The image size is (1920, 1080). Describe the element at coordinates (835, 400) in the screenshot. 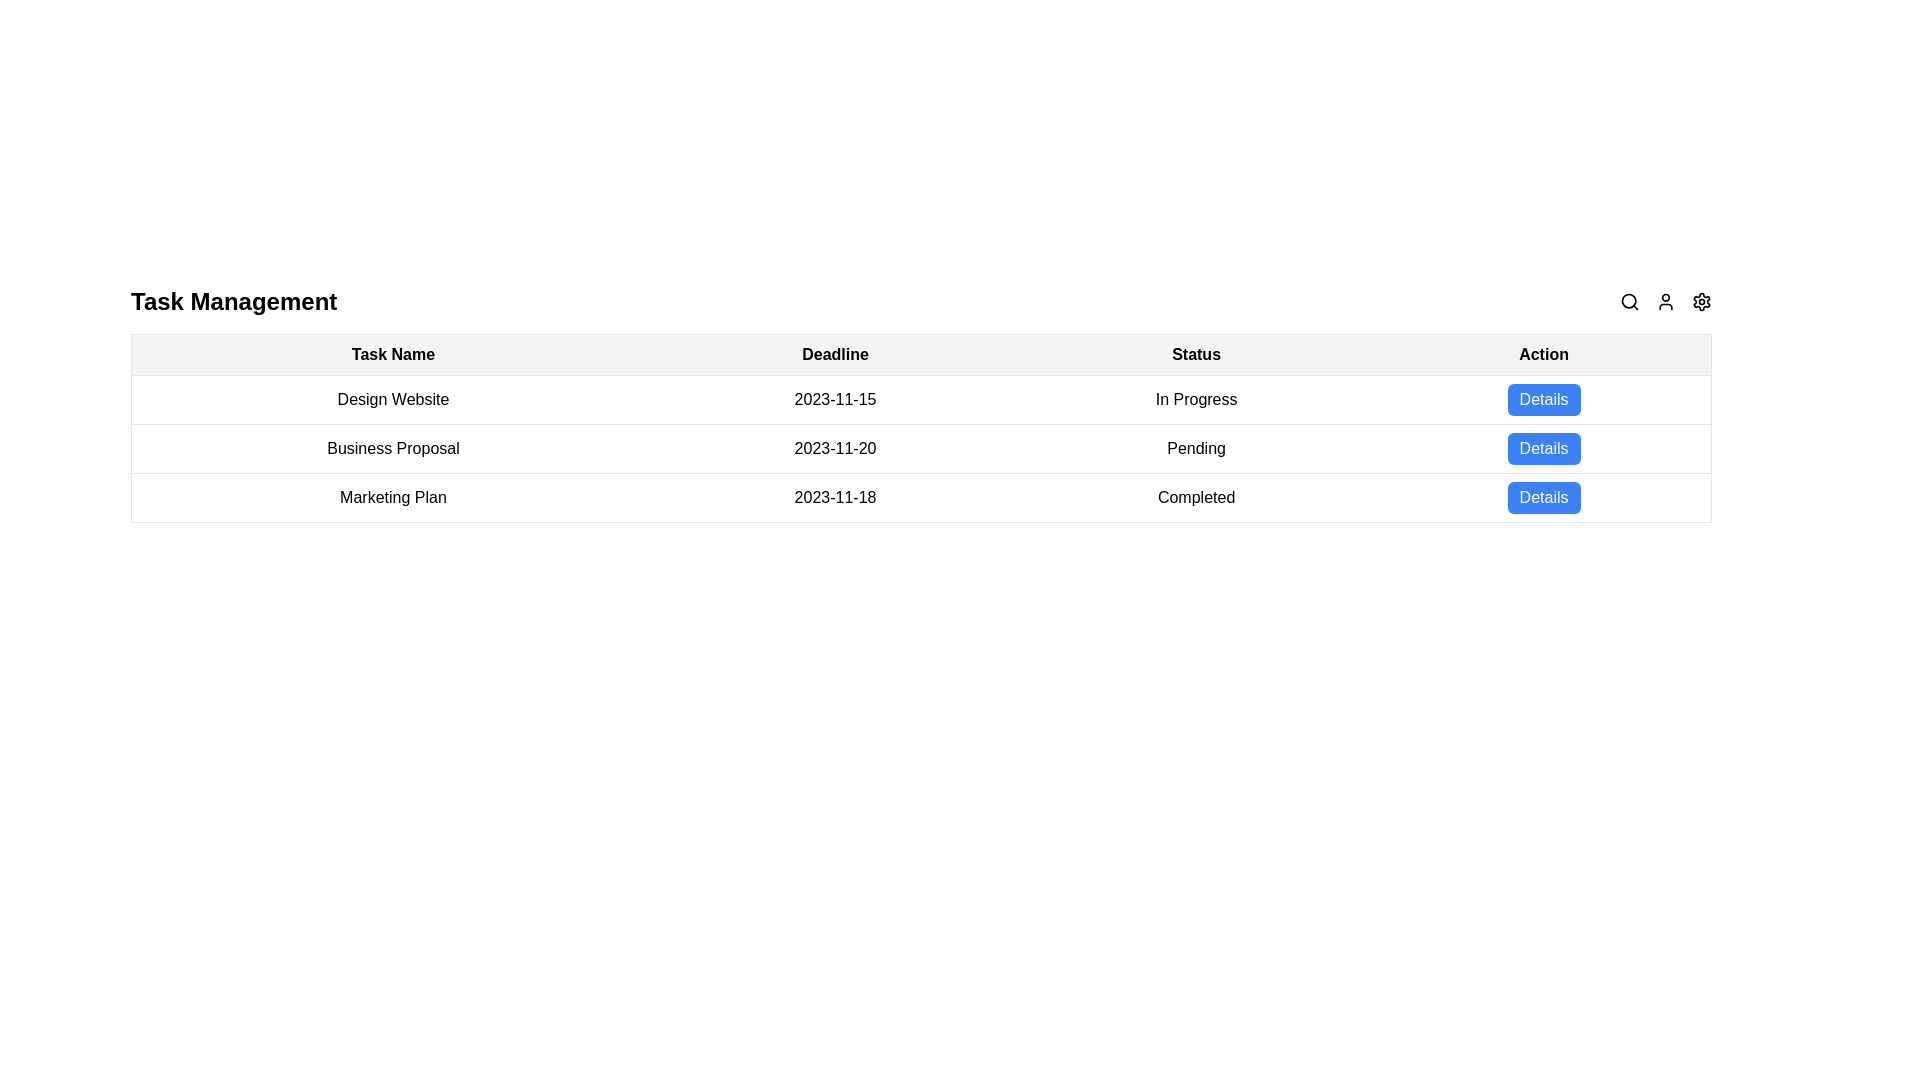

I see `the text element displaying the date '2023-11-15' in the 'Deadline' column, which is aligned with other date entries in the table` at that location.